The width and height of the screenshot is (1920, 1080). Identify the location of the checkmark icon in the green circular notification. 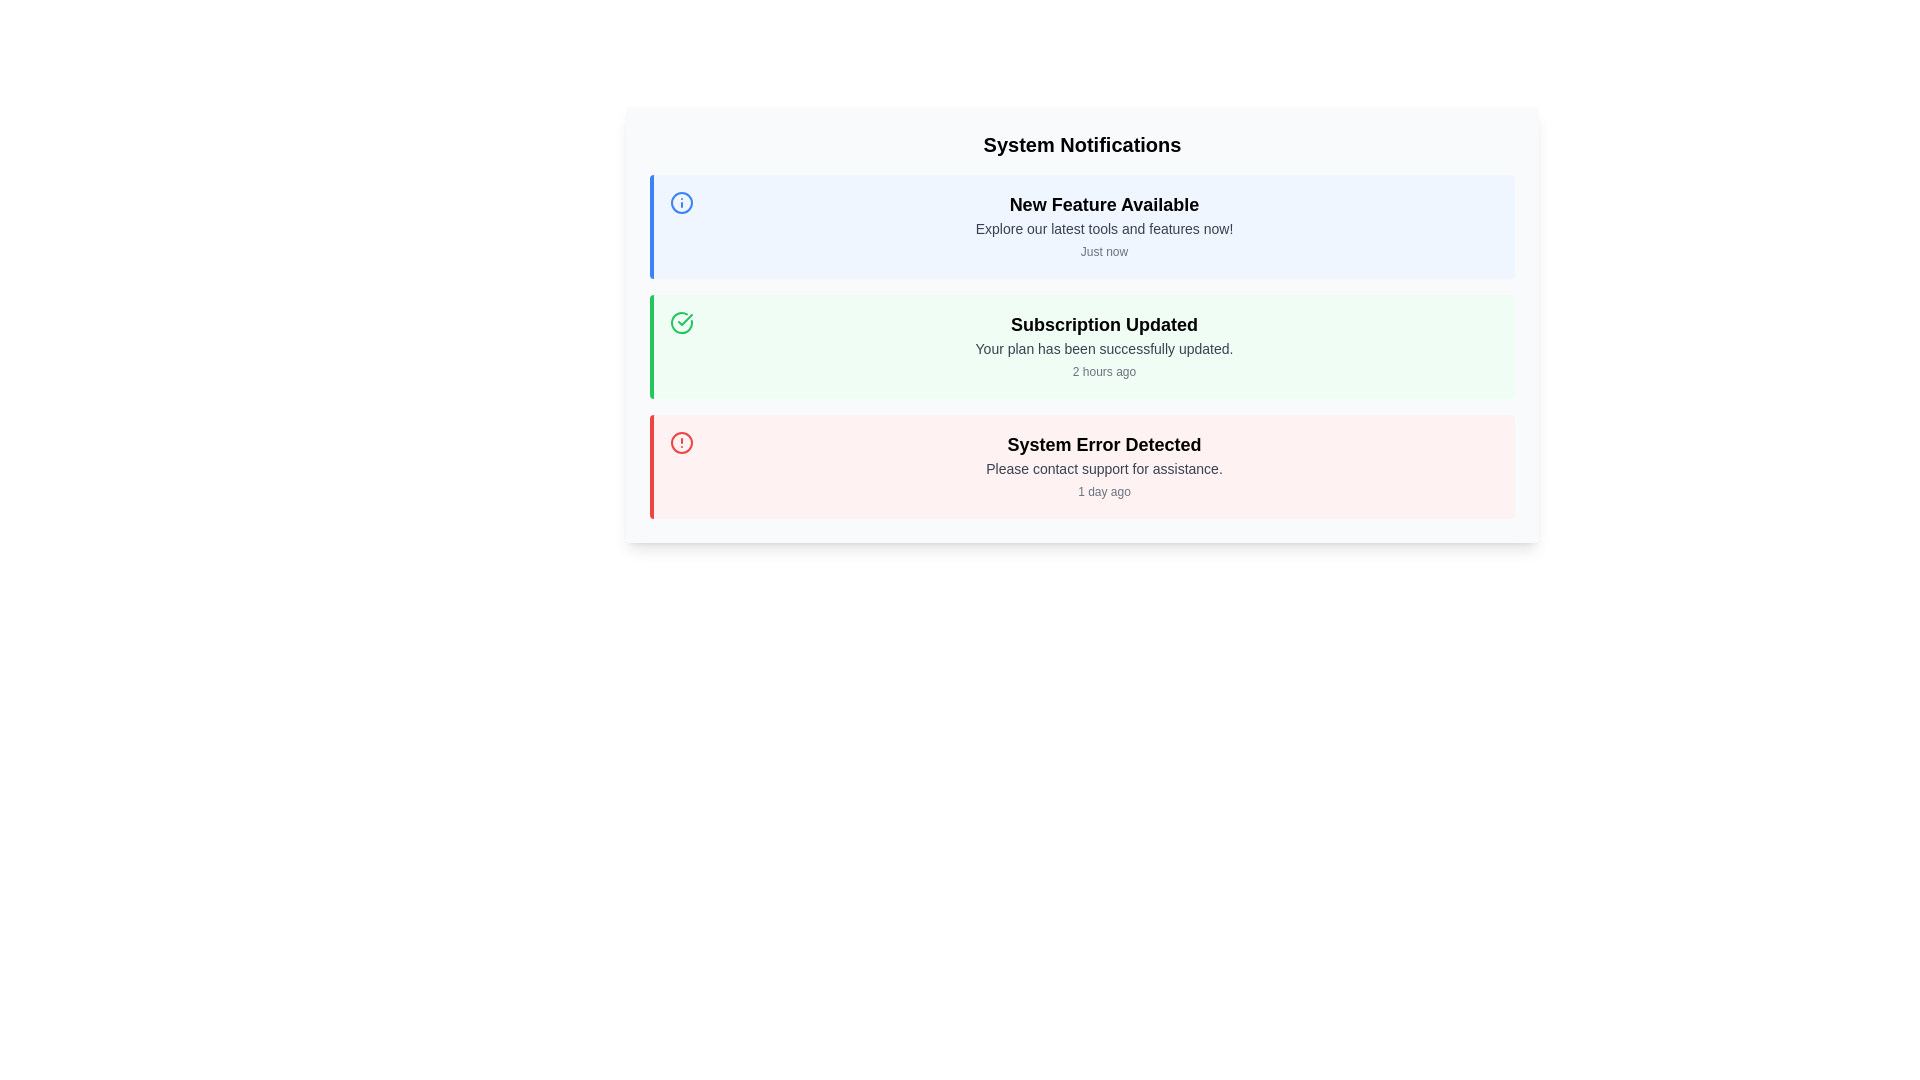
(685, 319).